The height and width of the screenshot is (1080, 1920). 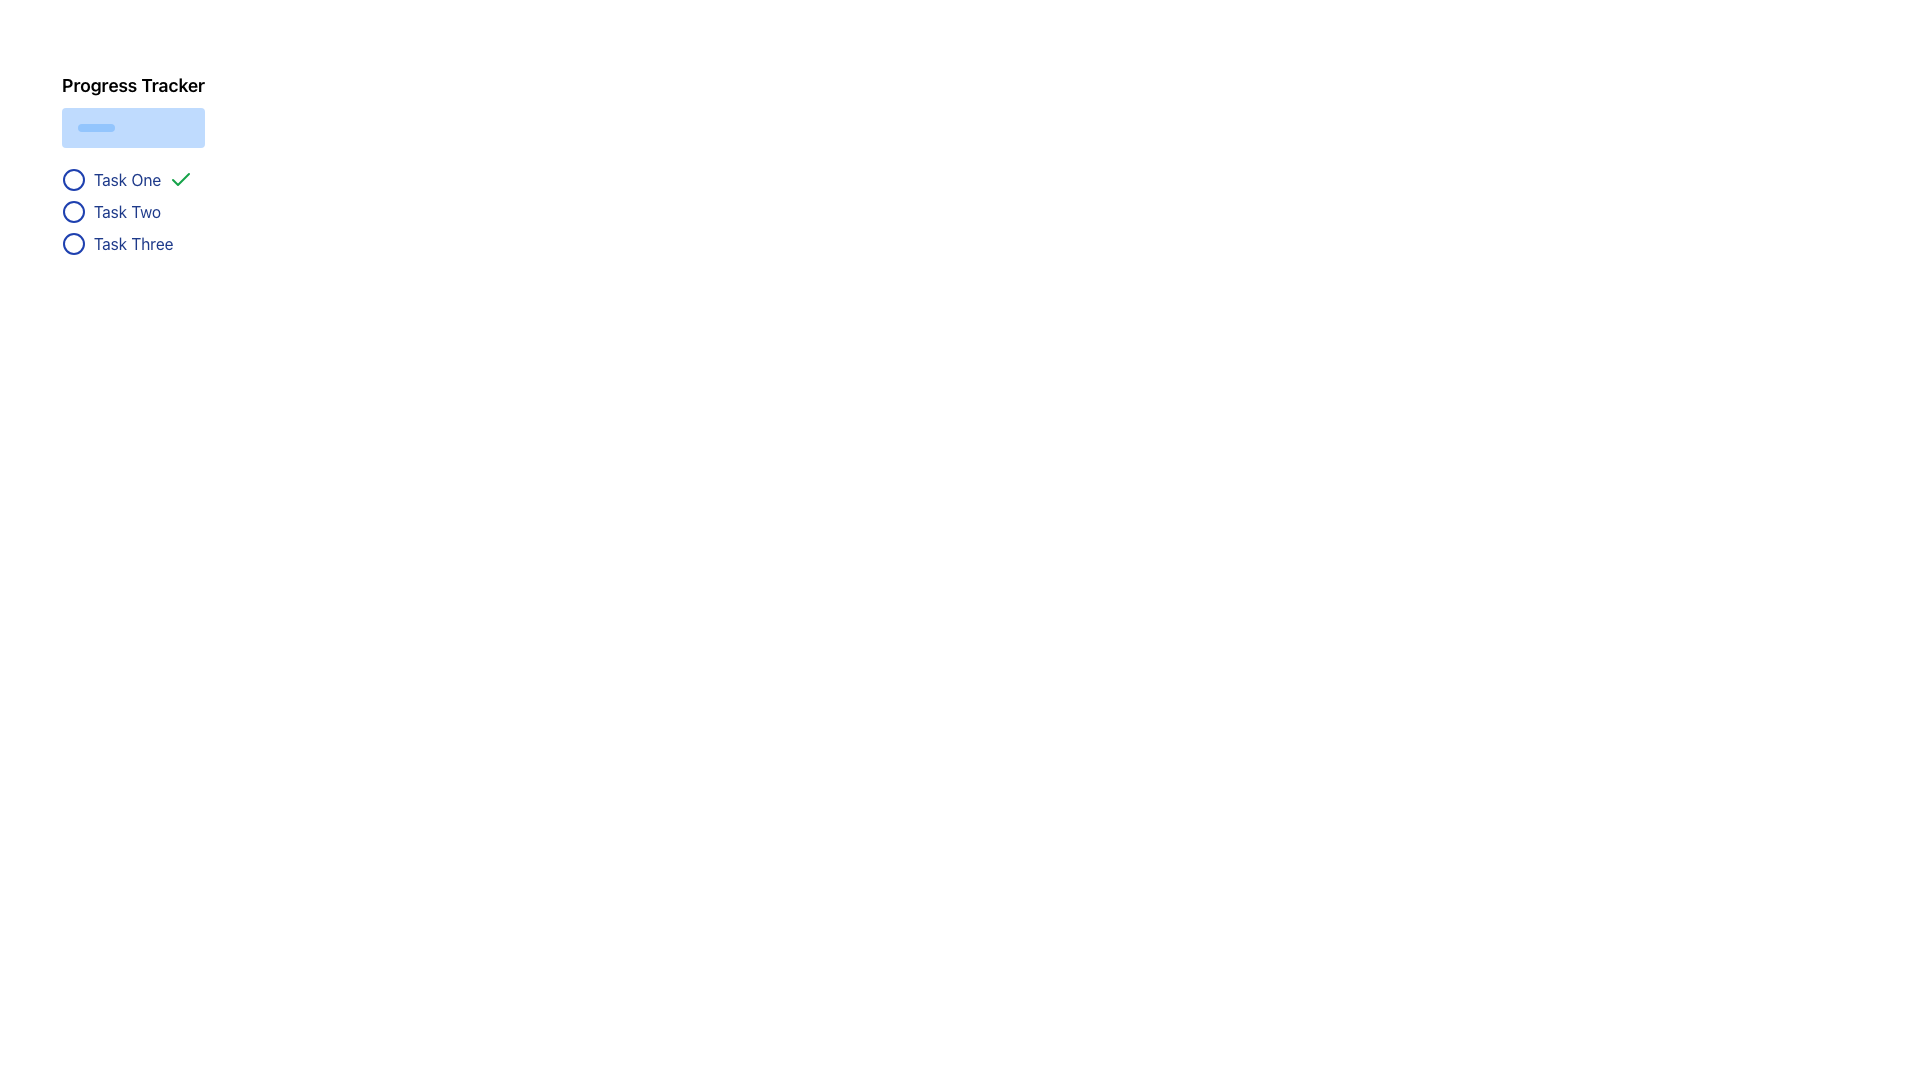 I want to click on the circular icon with a blue outline that is part of the task tracking interface next to 'Task One', so click(x=73, y=180).